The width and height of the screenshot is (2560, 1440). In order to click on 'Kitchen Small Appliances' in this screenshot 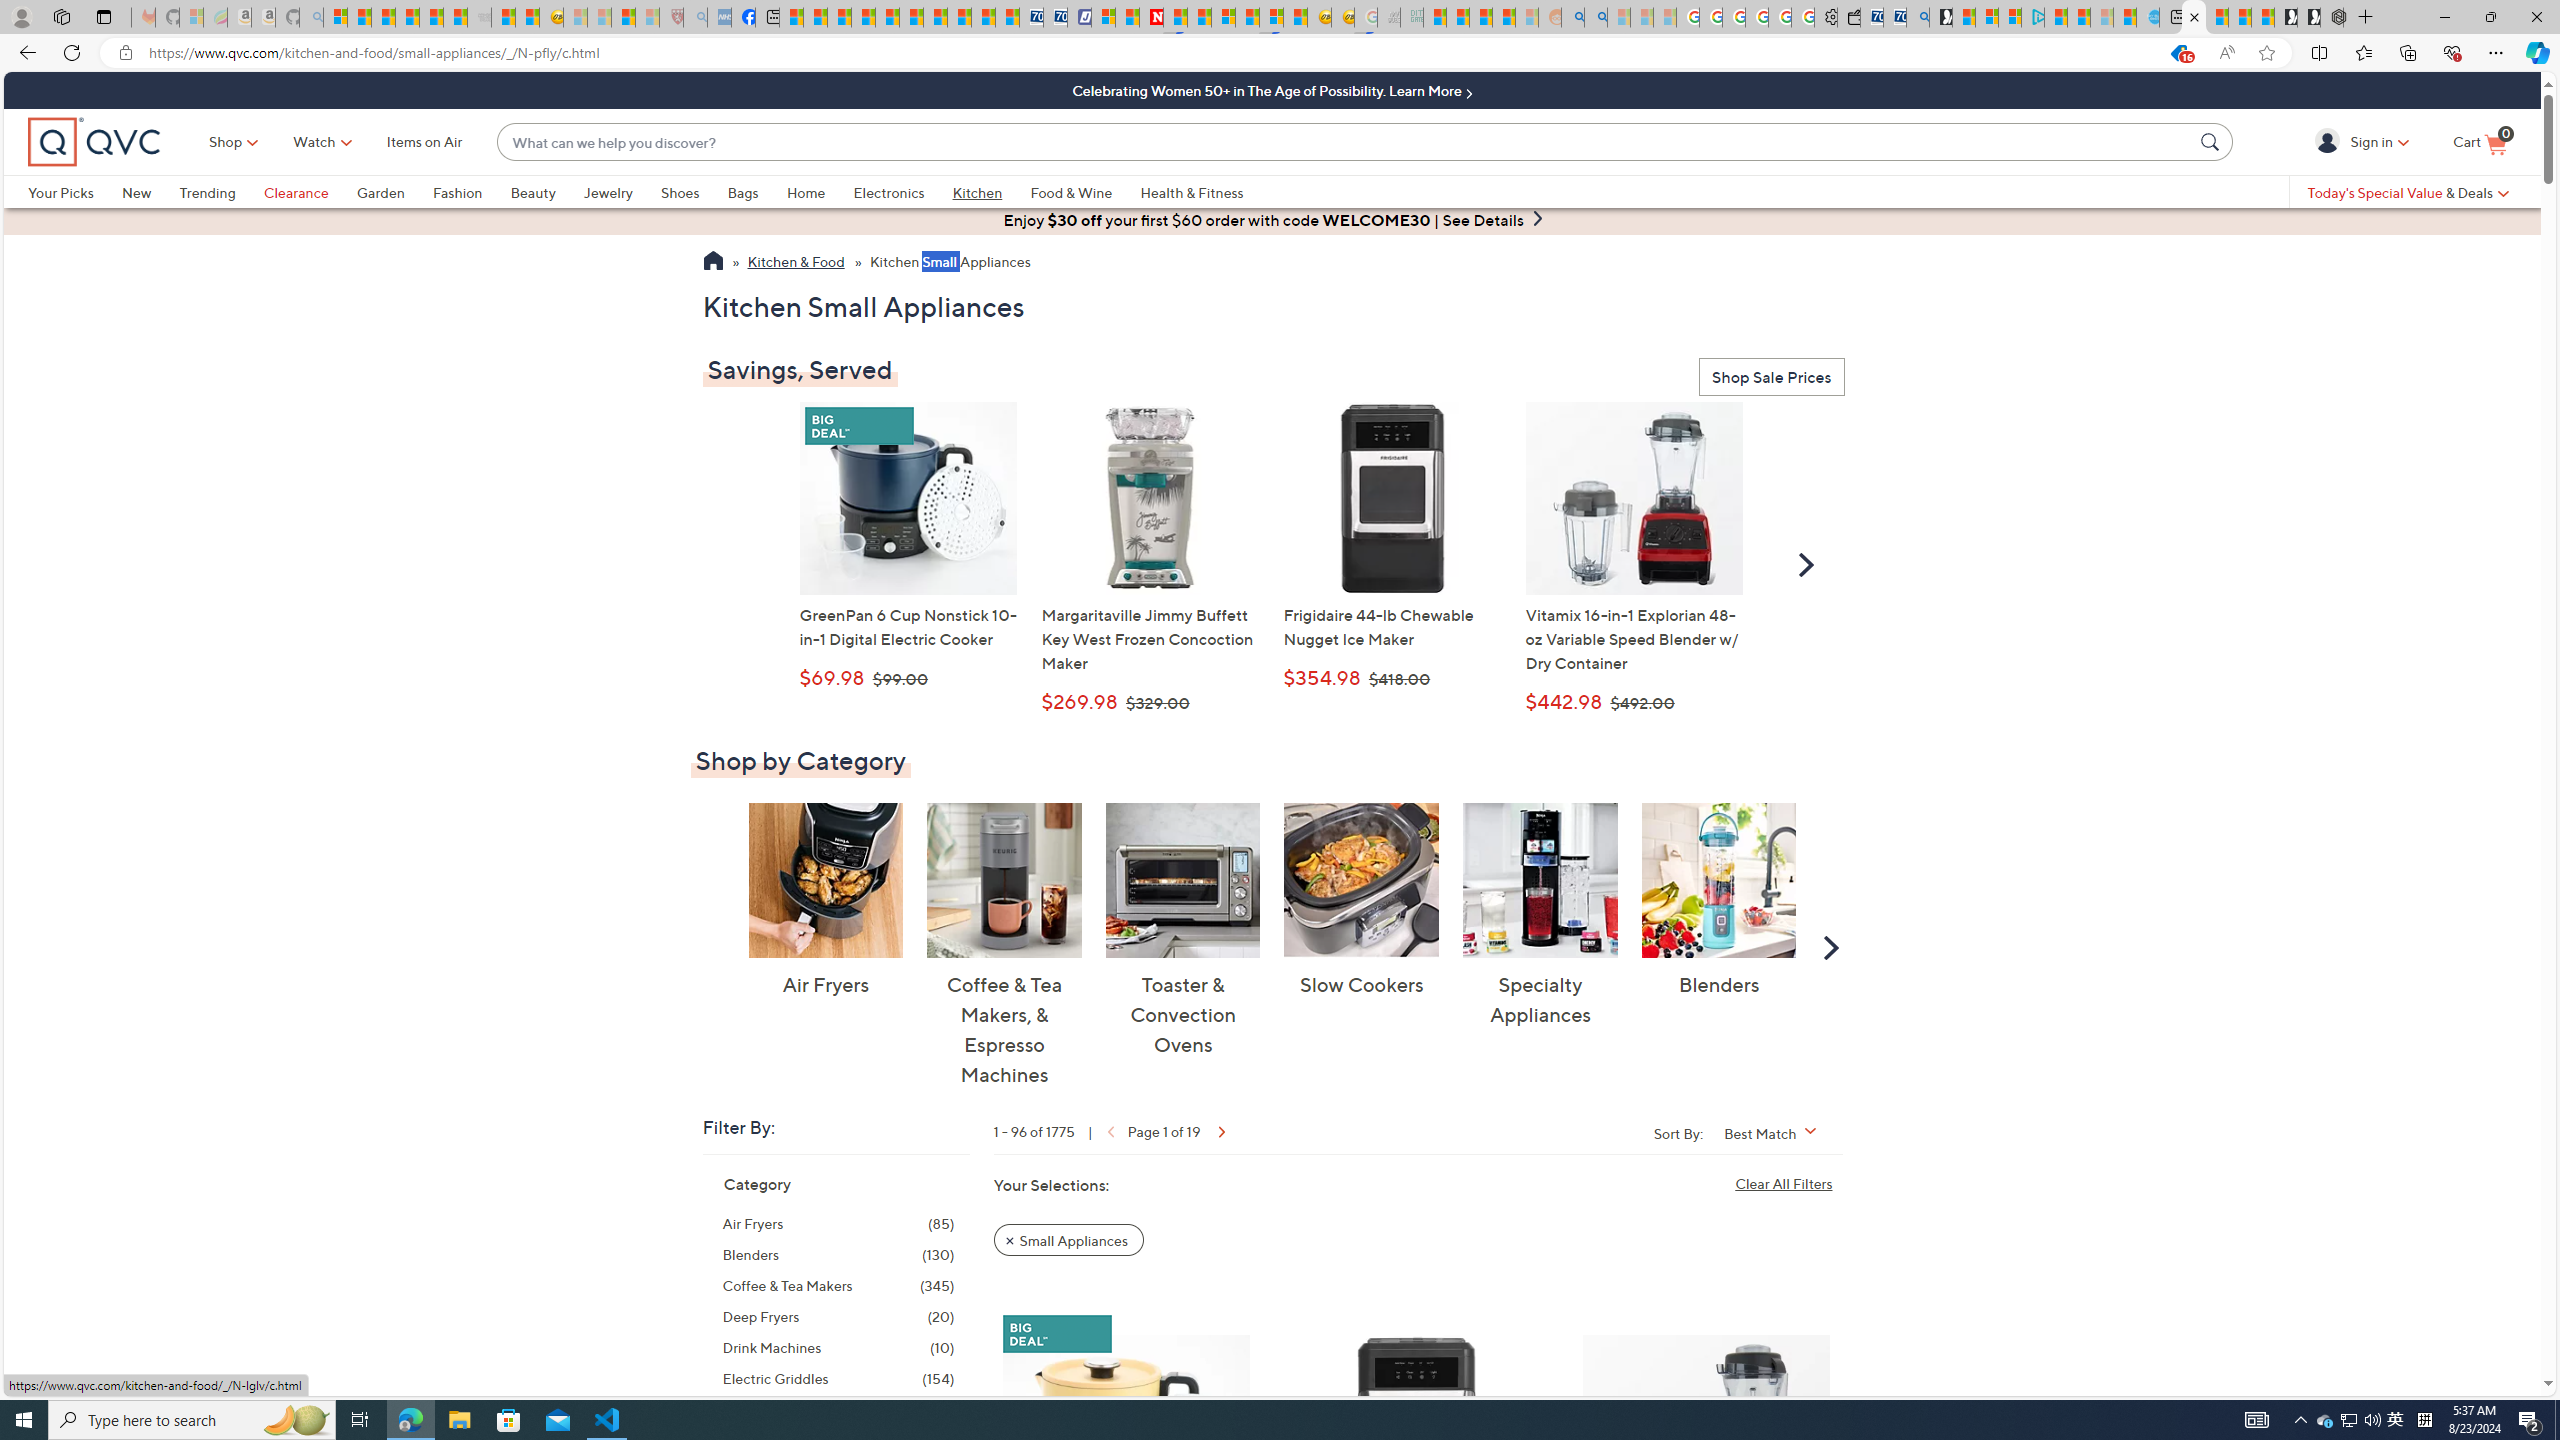, I will do `click(949, 263)`.